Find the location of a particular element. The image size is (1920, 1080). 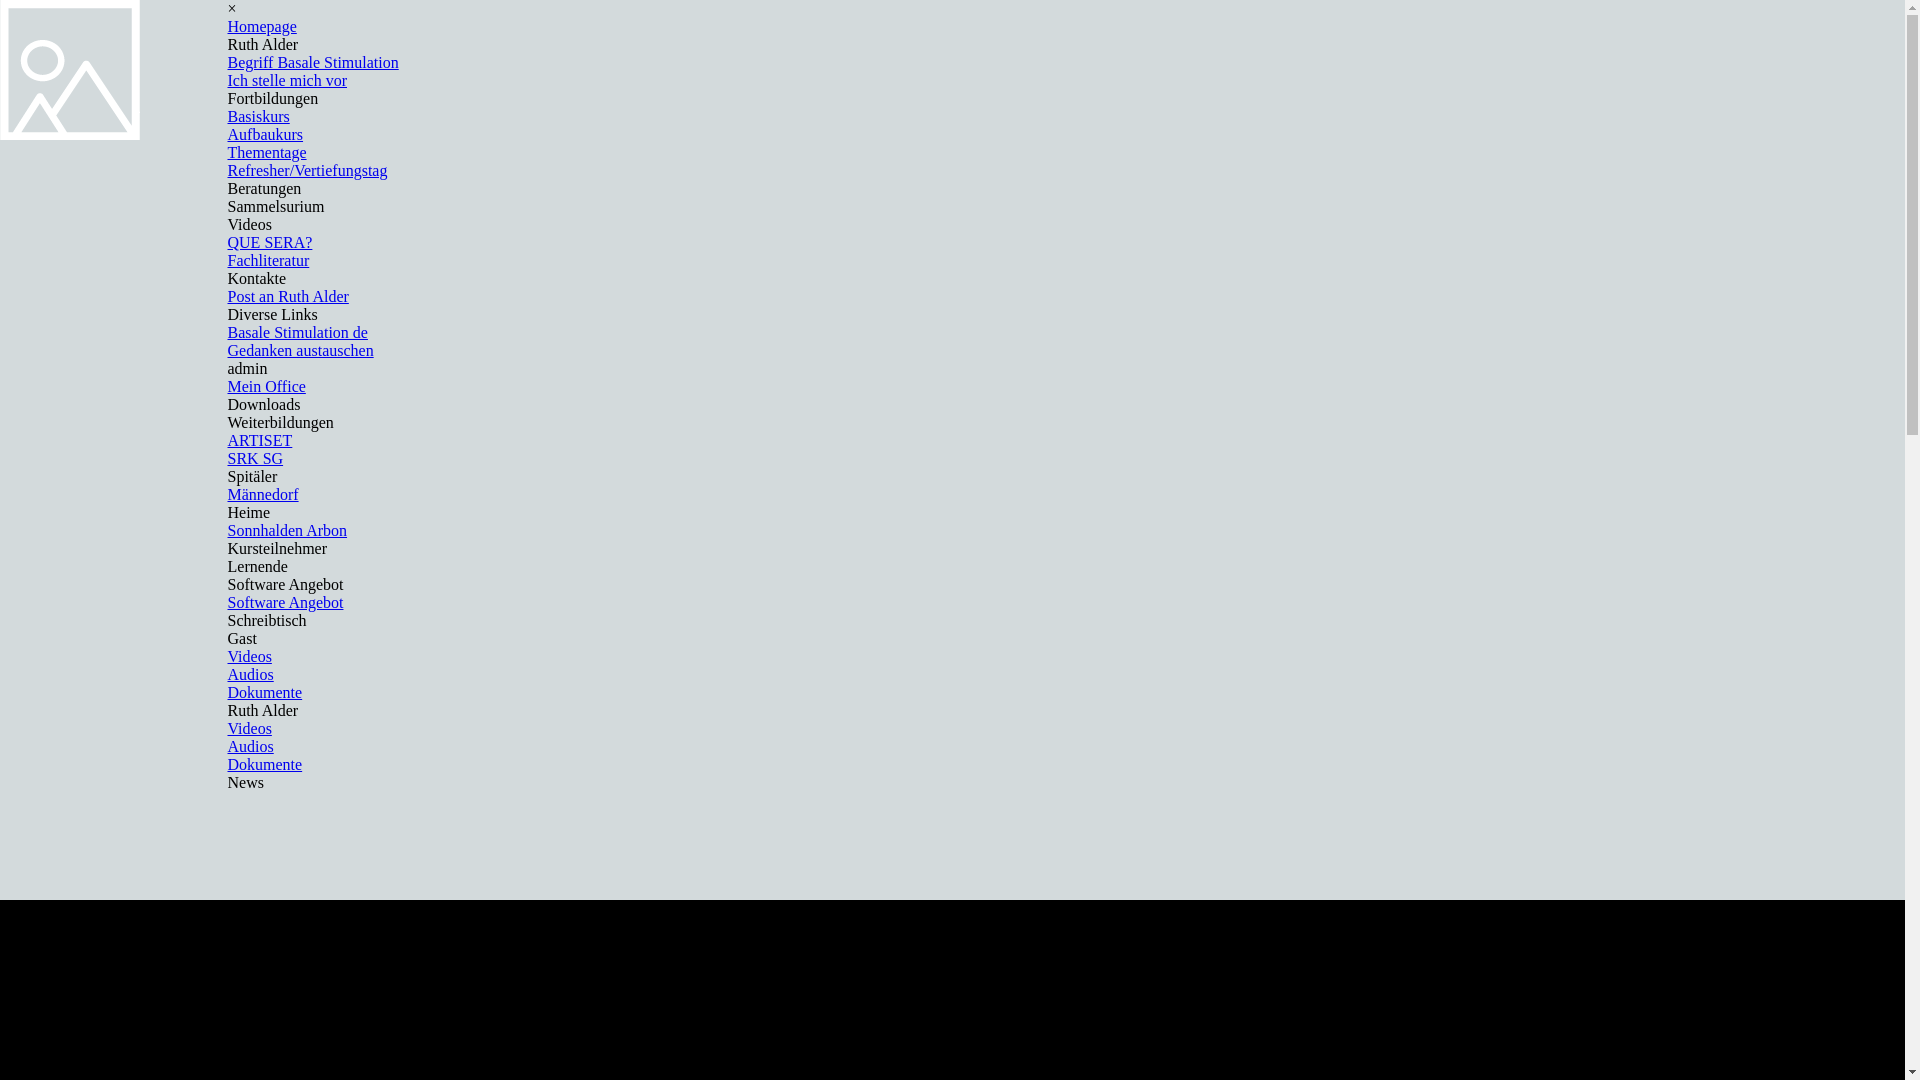

'Dokumente' is located at coordinates (264, 691).